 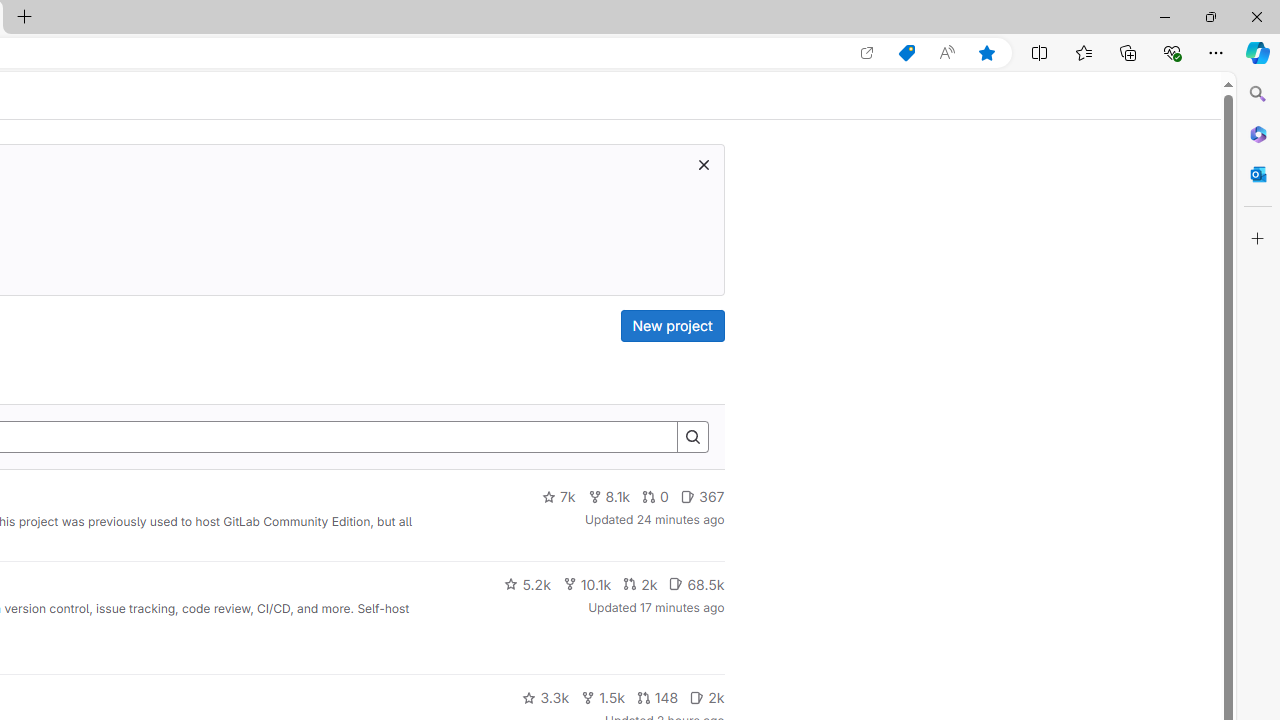 What do you see at coordinates (585, 583) in the screenshot?
I see `'10.1k'` at bounding box center [585, 583].